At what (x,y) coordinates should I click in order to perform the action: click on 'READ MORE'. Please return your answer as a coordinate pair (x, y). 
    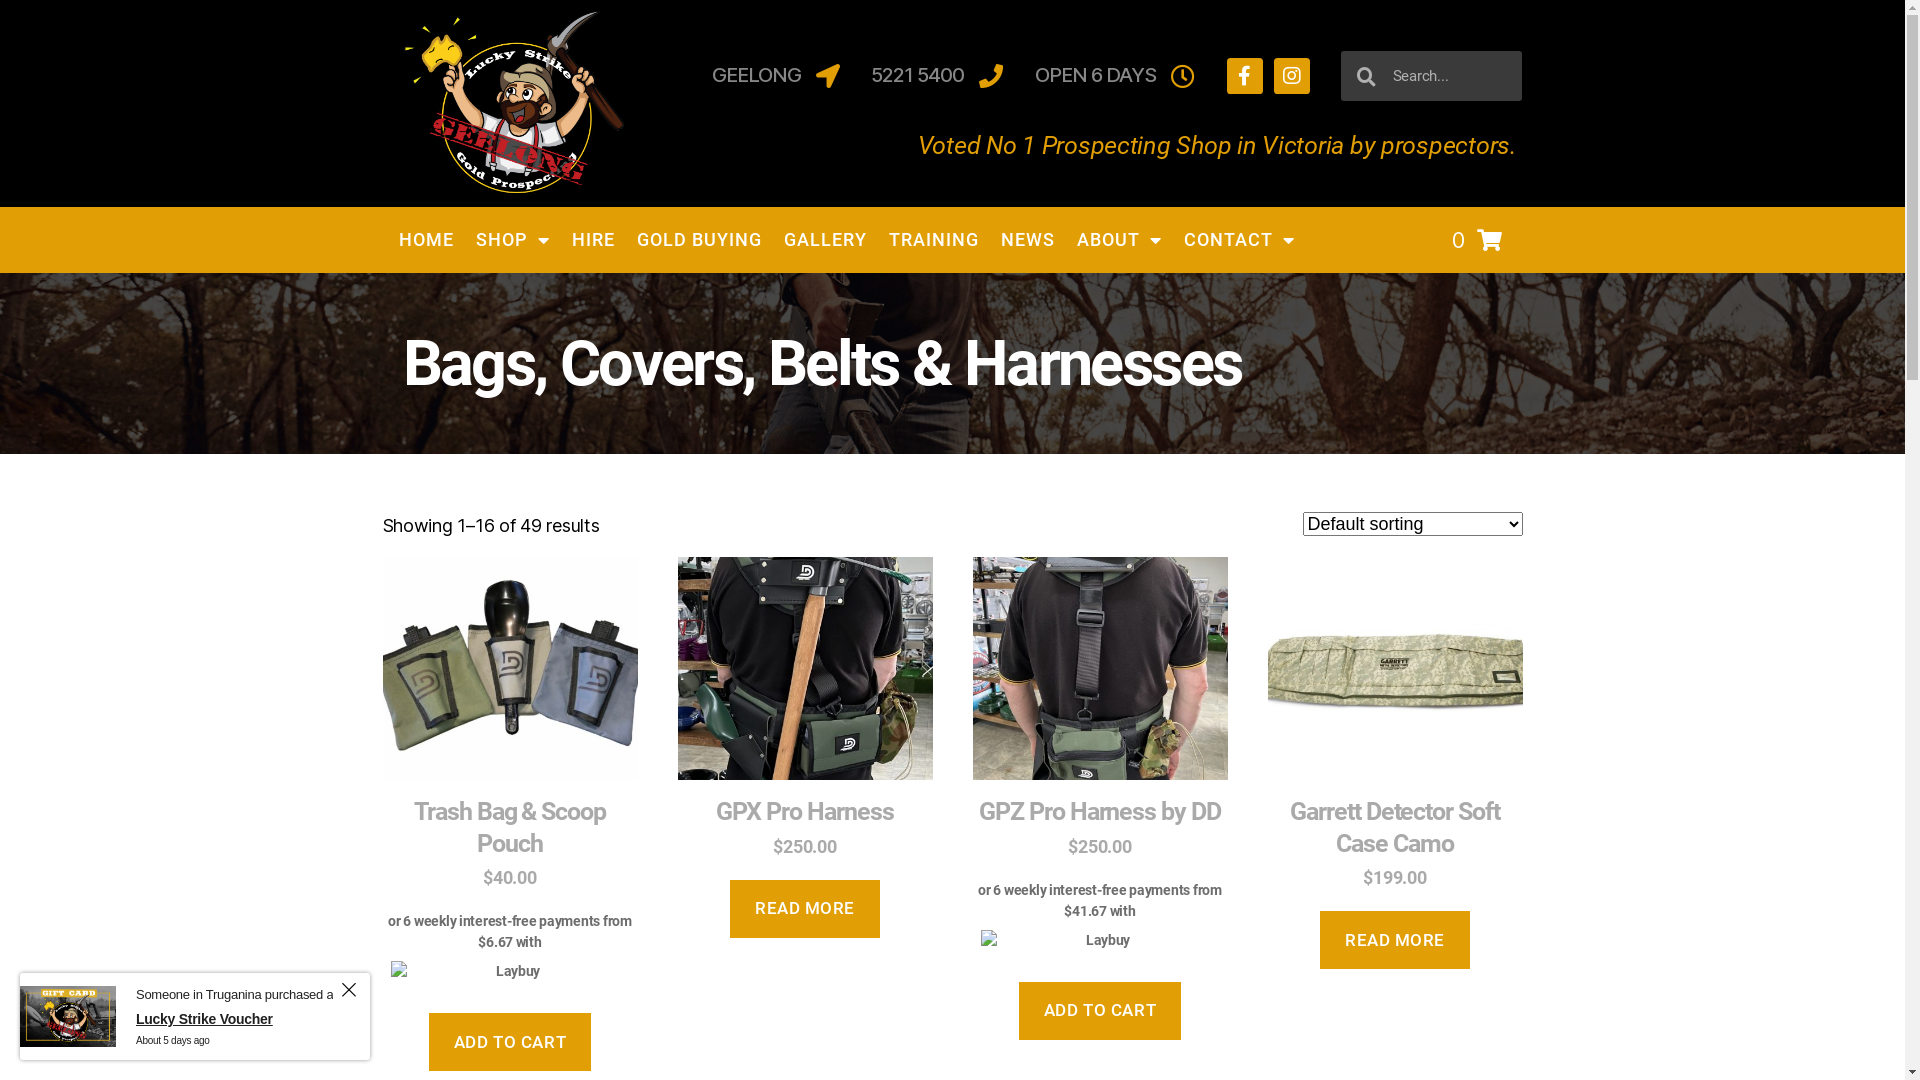
    Looking at the image, I should click on (1393, 940).